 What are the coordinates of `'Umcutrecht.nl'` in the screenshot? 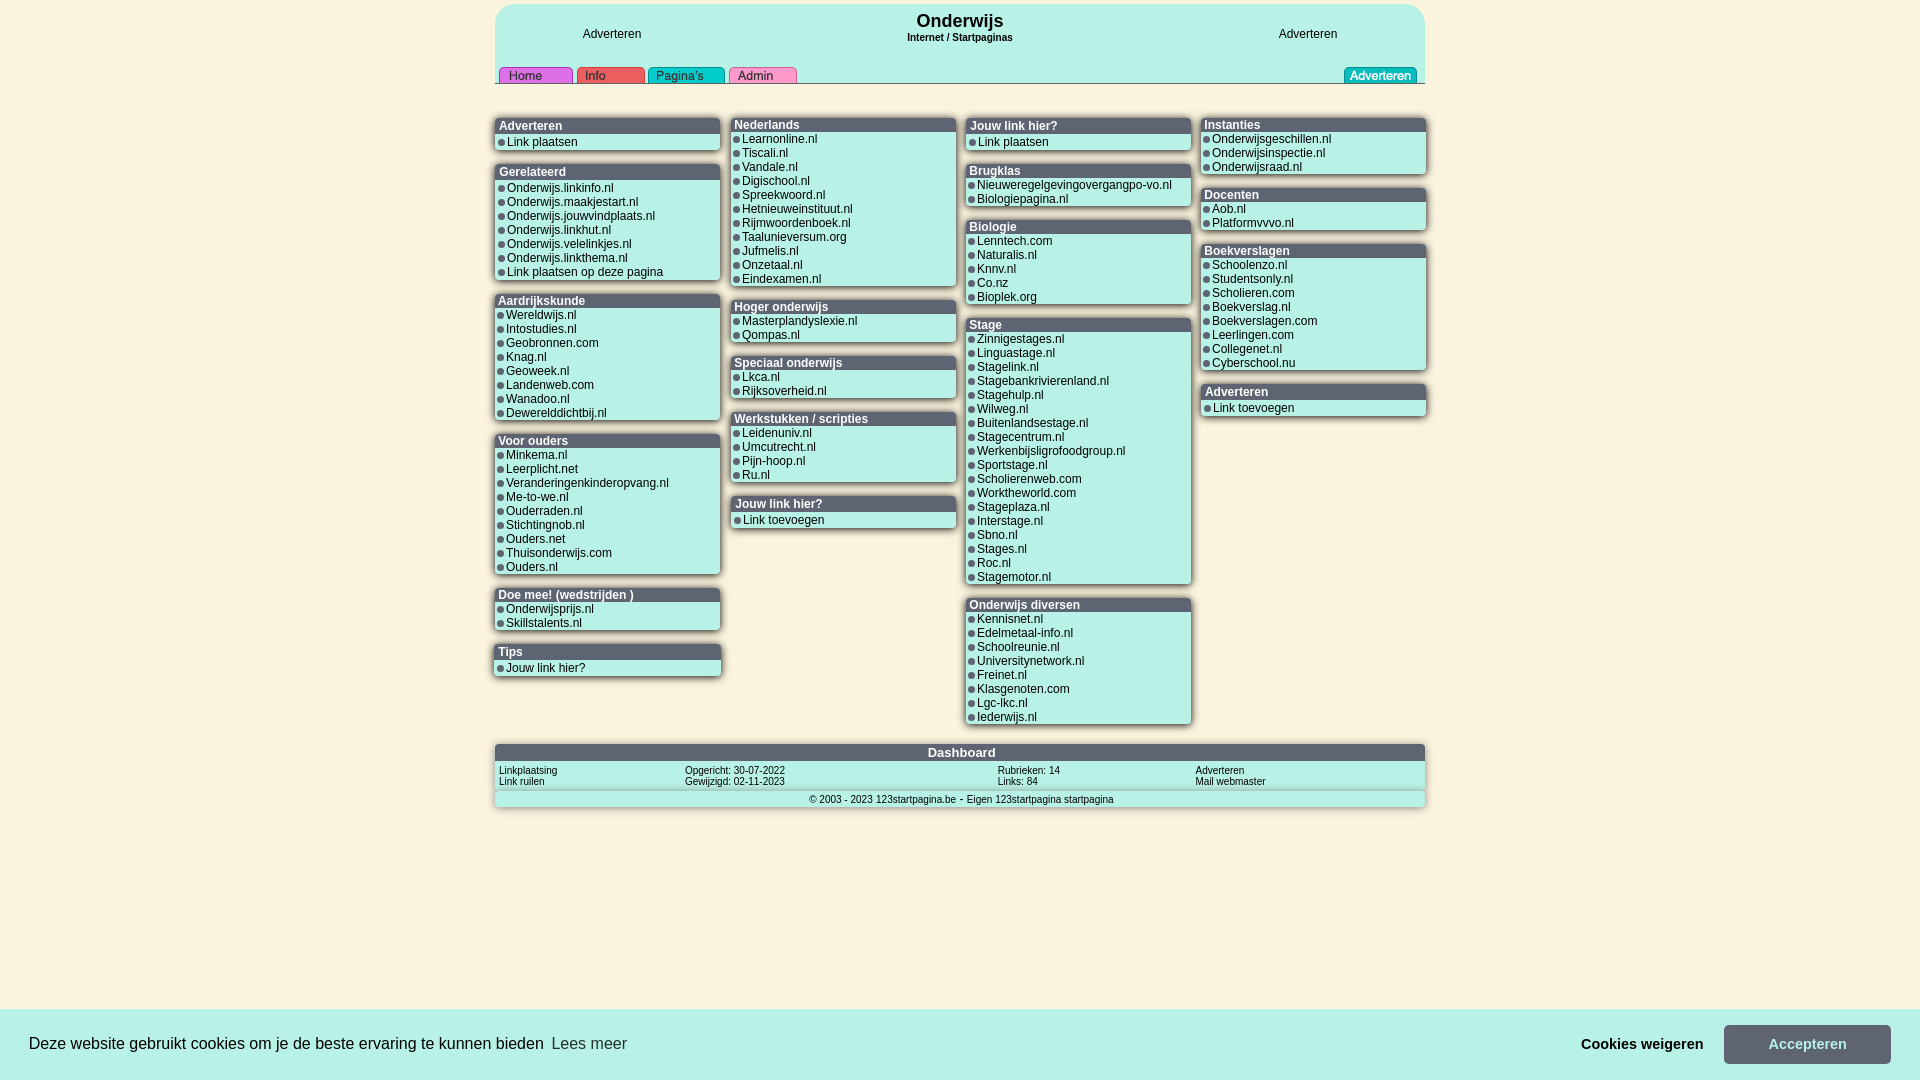 It's located at (741, 446).